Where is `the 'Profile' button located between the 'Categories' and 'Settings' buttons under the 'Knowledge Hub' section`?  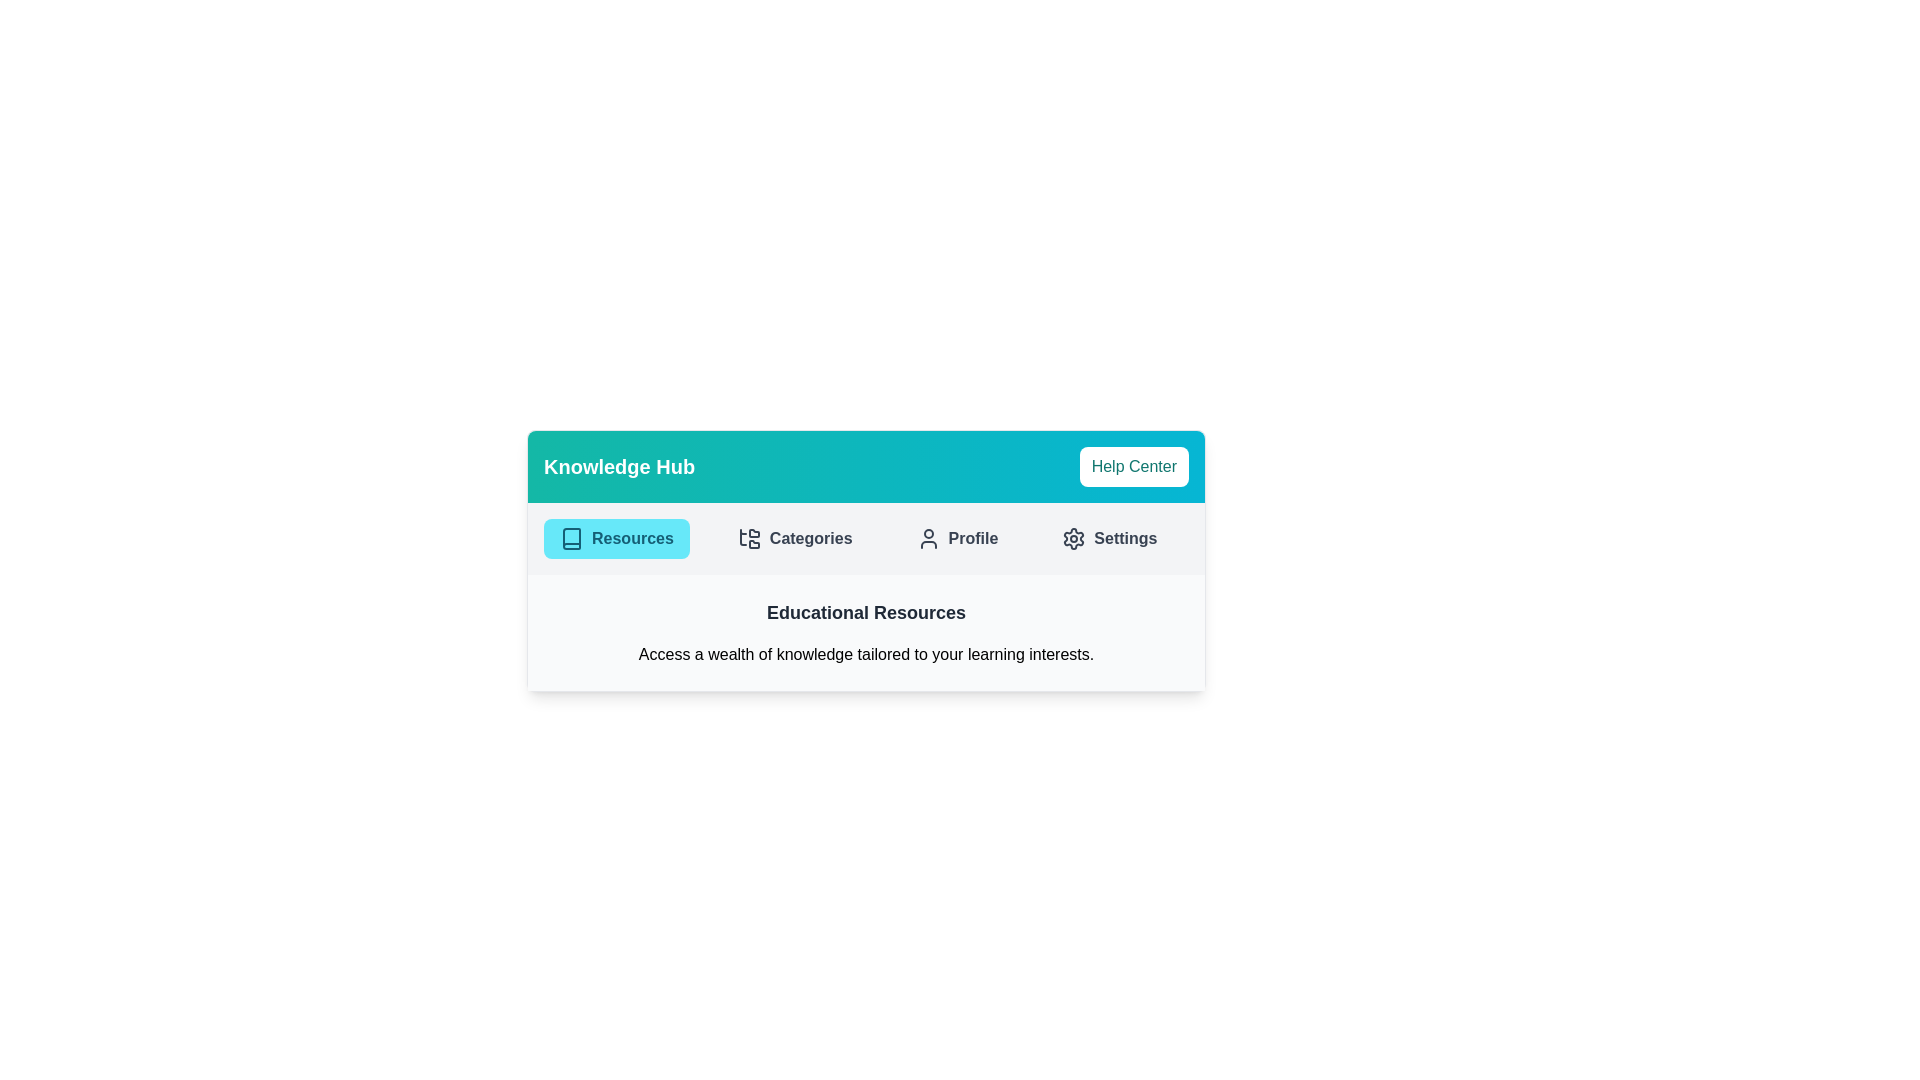
the 'Profile' button located between the 'Categories' and 'Settings' buttons under the 'Knowledge Hub' section is located at coordinates (955, 538).